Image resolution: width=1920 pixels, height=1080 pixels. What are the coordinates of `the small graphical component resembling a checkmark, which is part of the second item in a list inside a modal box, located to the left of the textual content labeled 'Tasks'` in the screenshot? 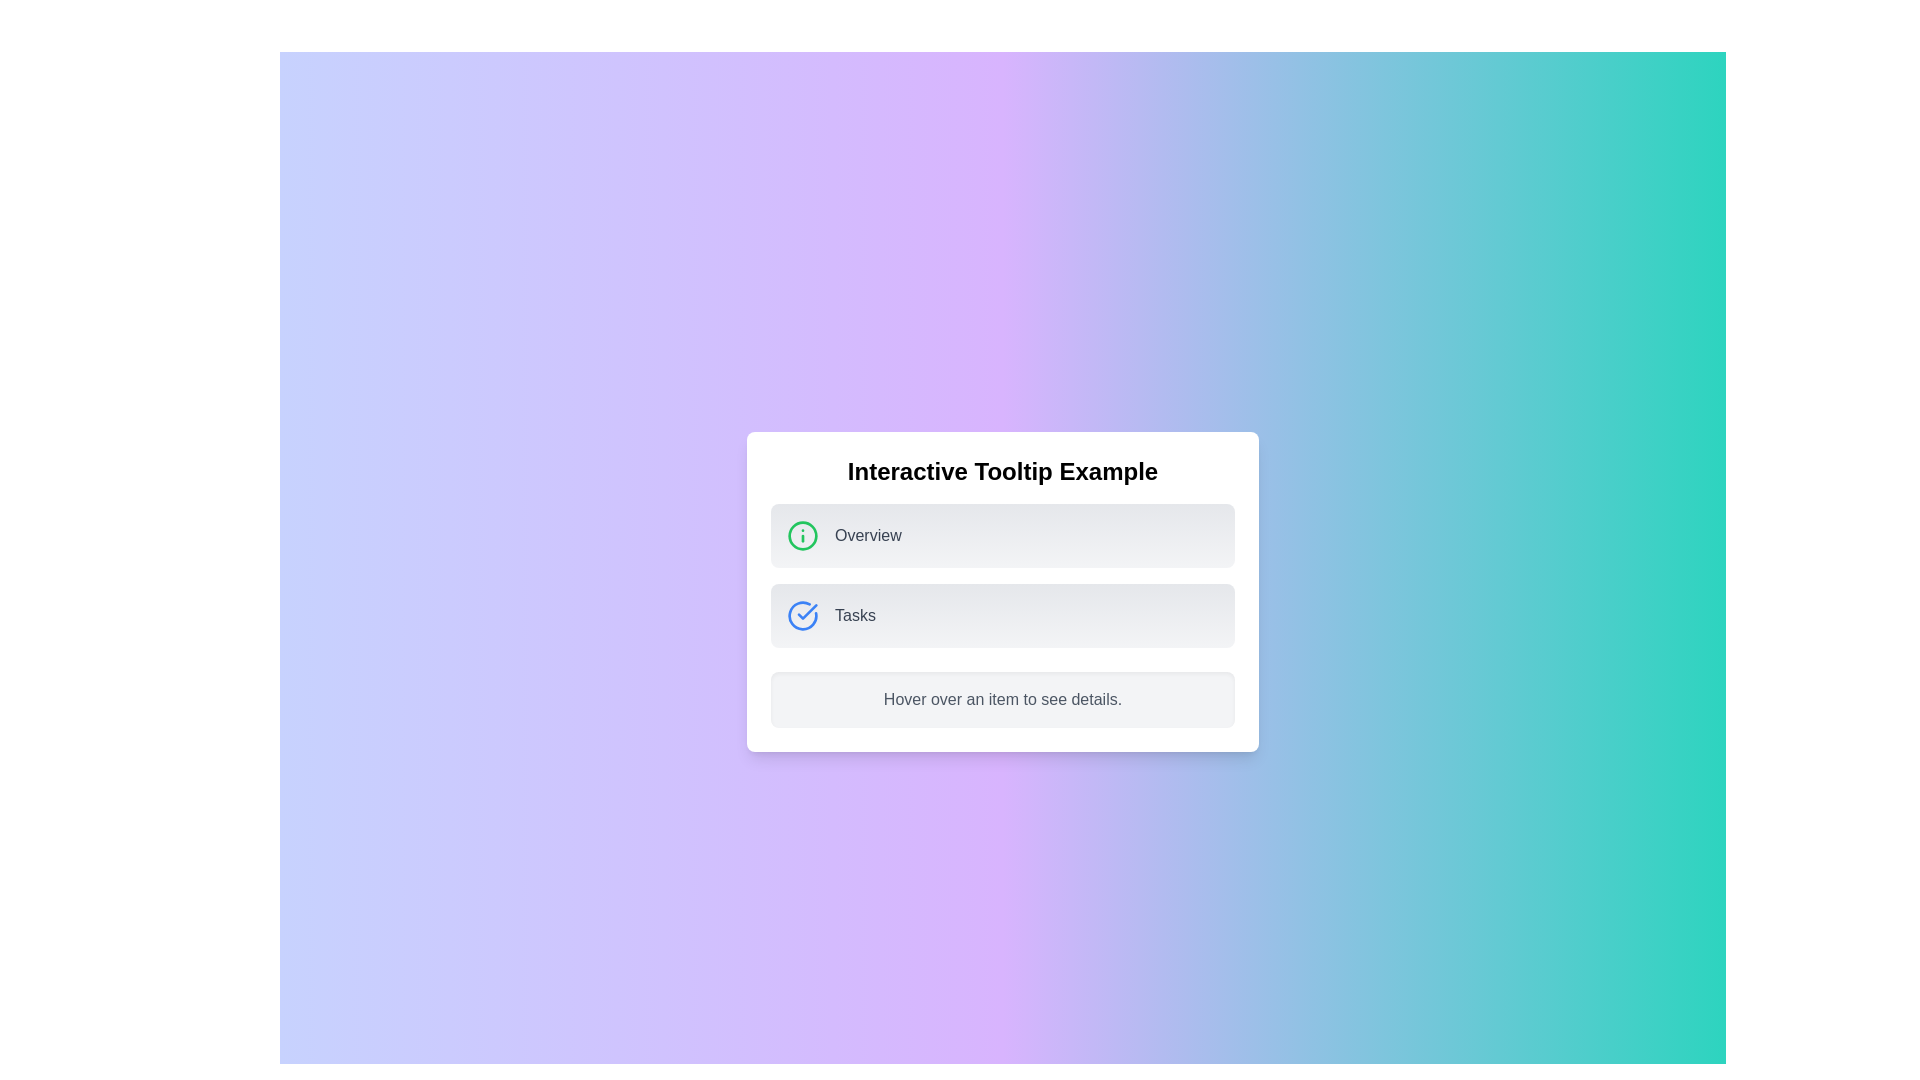 It's located at (807, 611).